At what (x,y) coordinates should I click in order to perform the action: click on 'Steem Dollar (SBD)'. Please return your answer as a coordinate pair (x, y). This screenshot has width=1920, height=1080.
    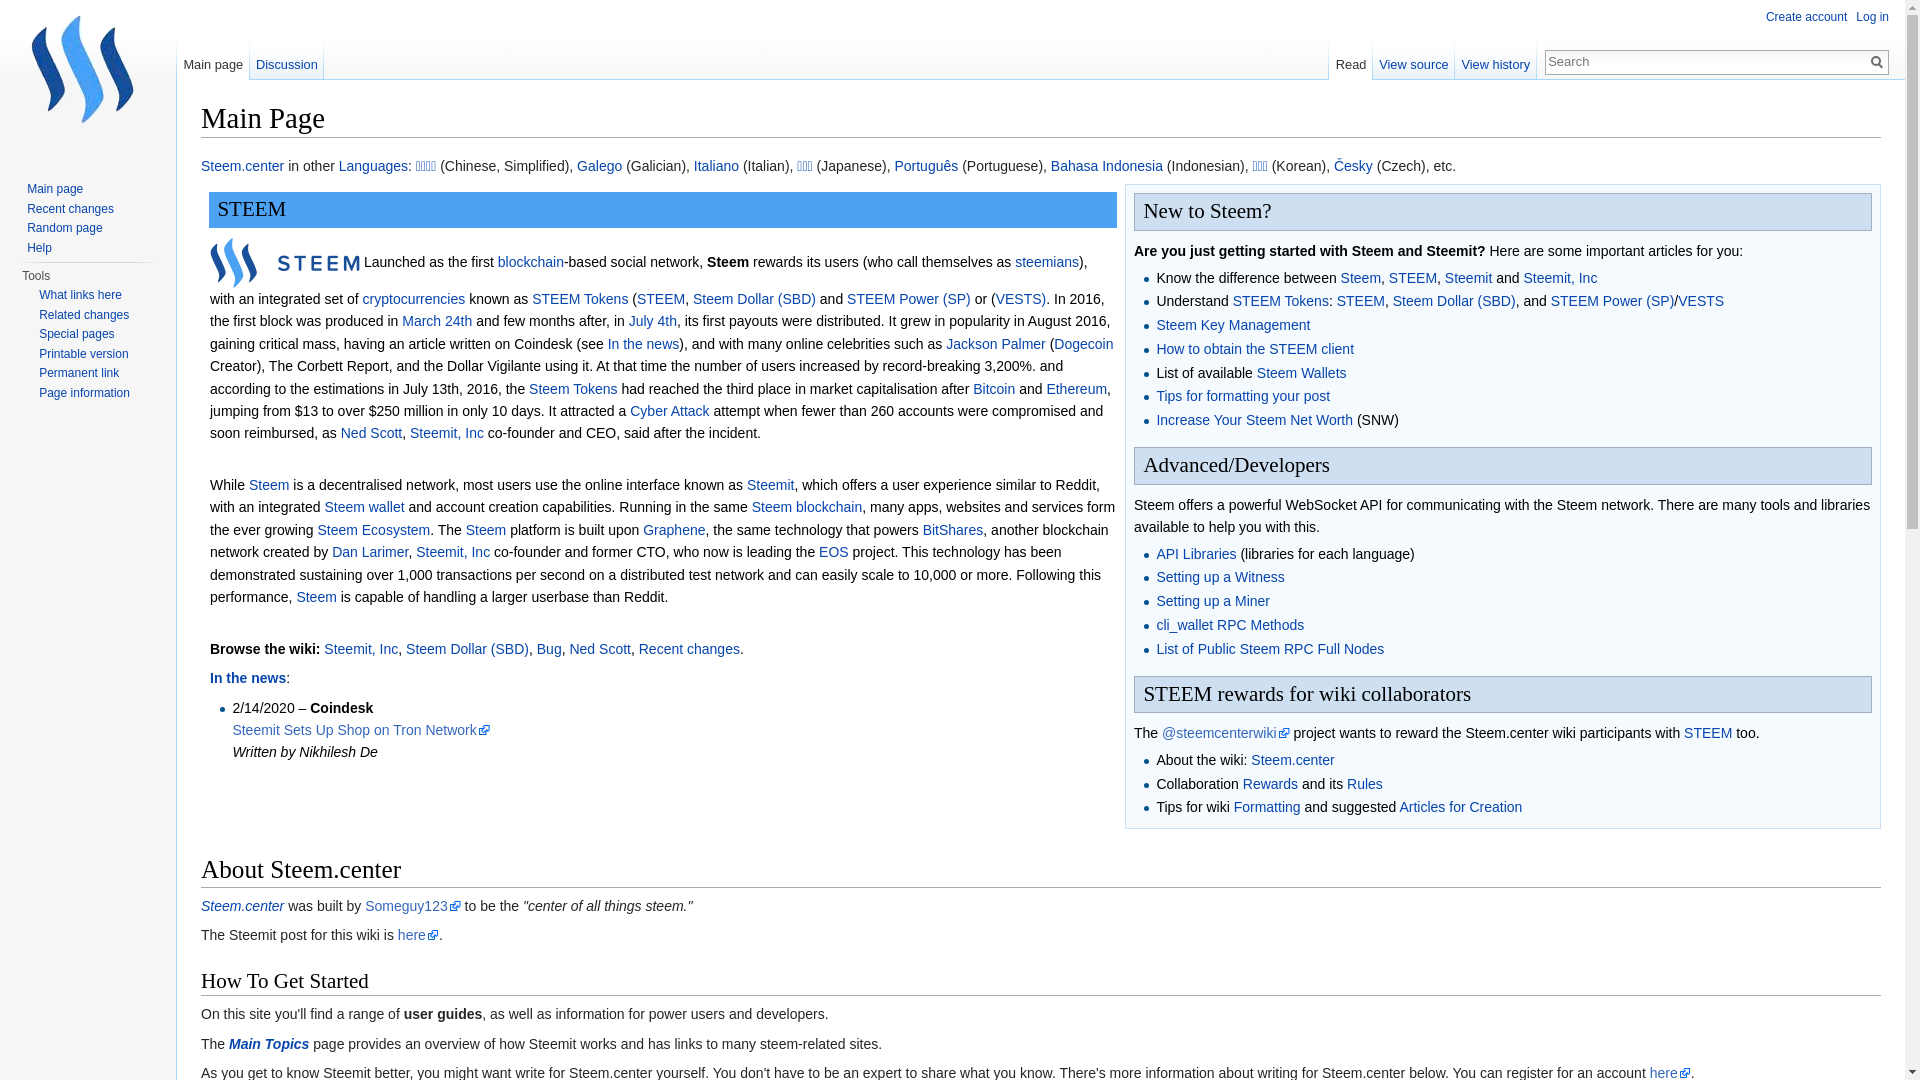
    Looking at the image, I should click on (753, 299).